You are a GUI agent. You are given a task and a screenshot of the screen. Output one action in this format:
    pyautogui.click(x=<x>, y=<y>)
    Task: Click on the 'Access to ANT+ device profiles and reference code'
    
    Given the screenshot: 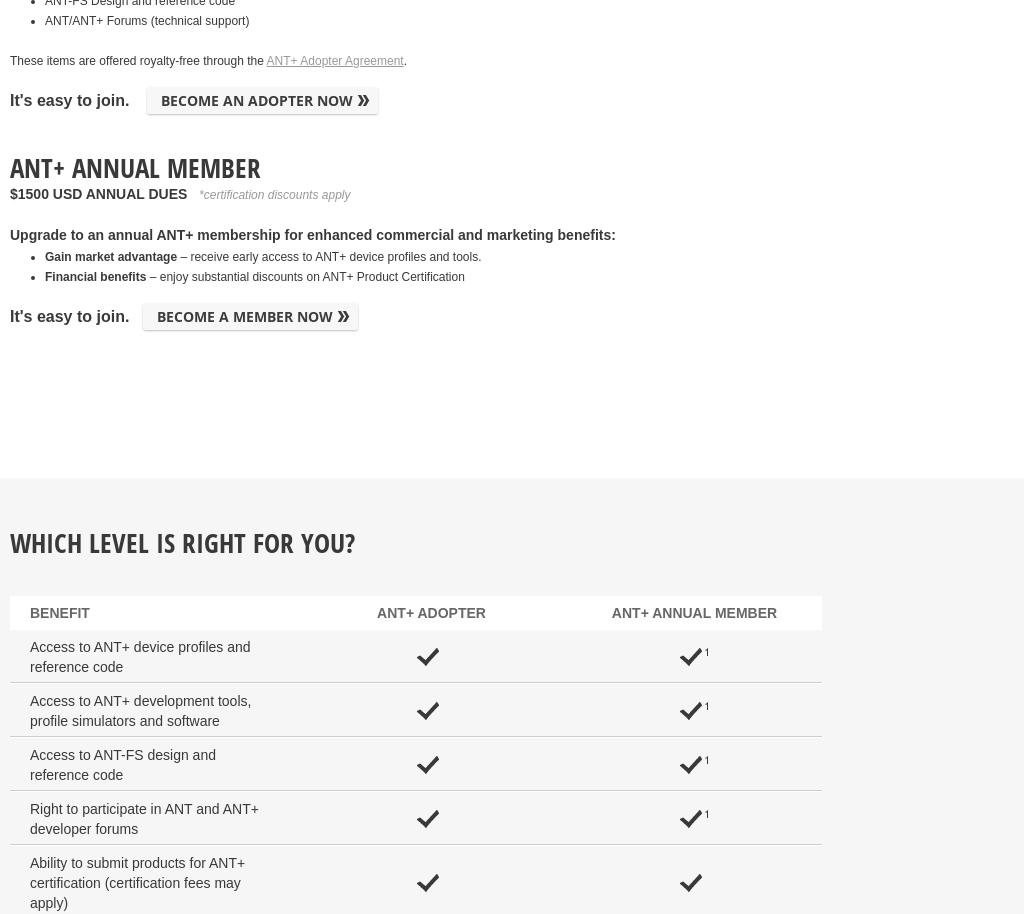 What is the action you would take?
    pyautogui.click(x=138, y=656)
    